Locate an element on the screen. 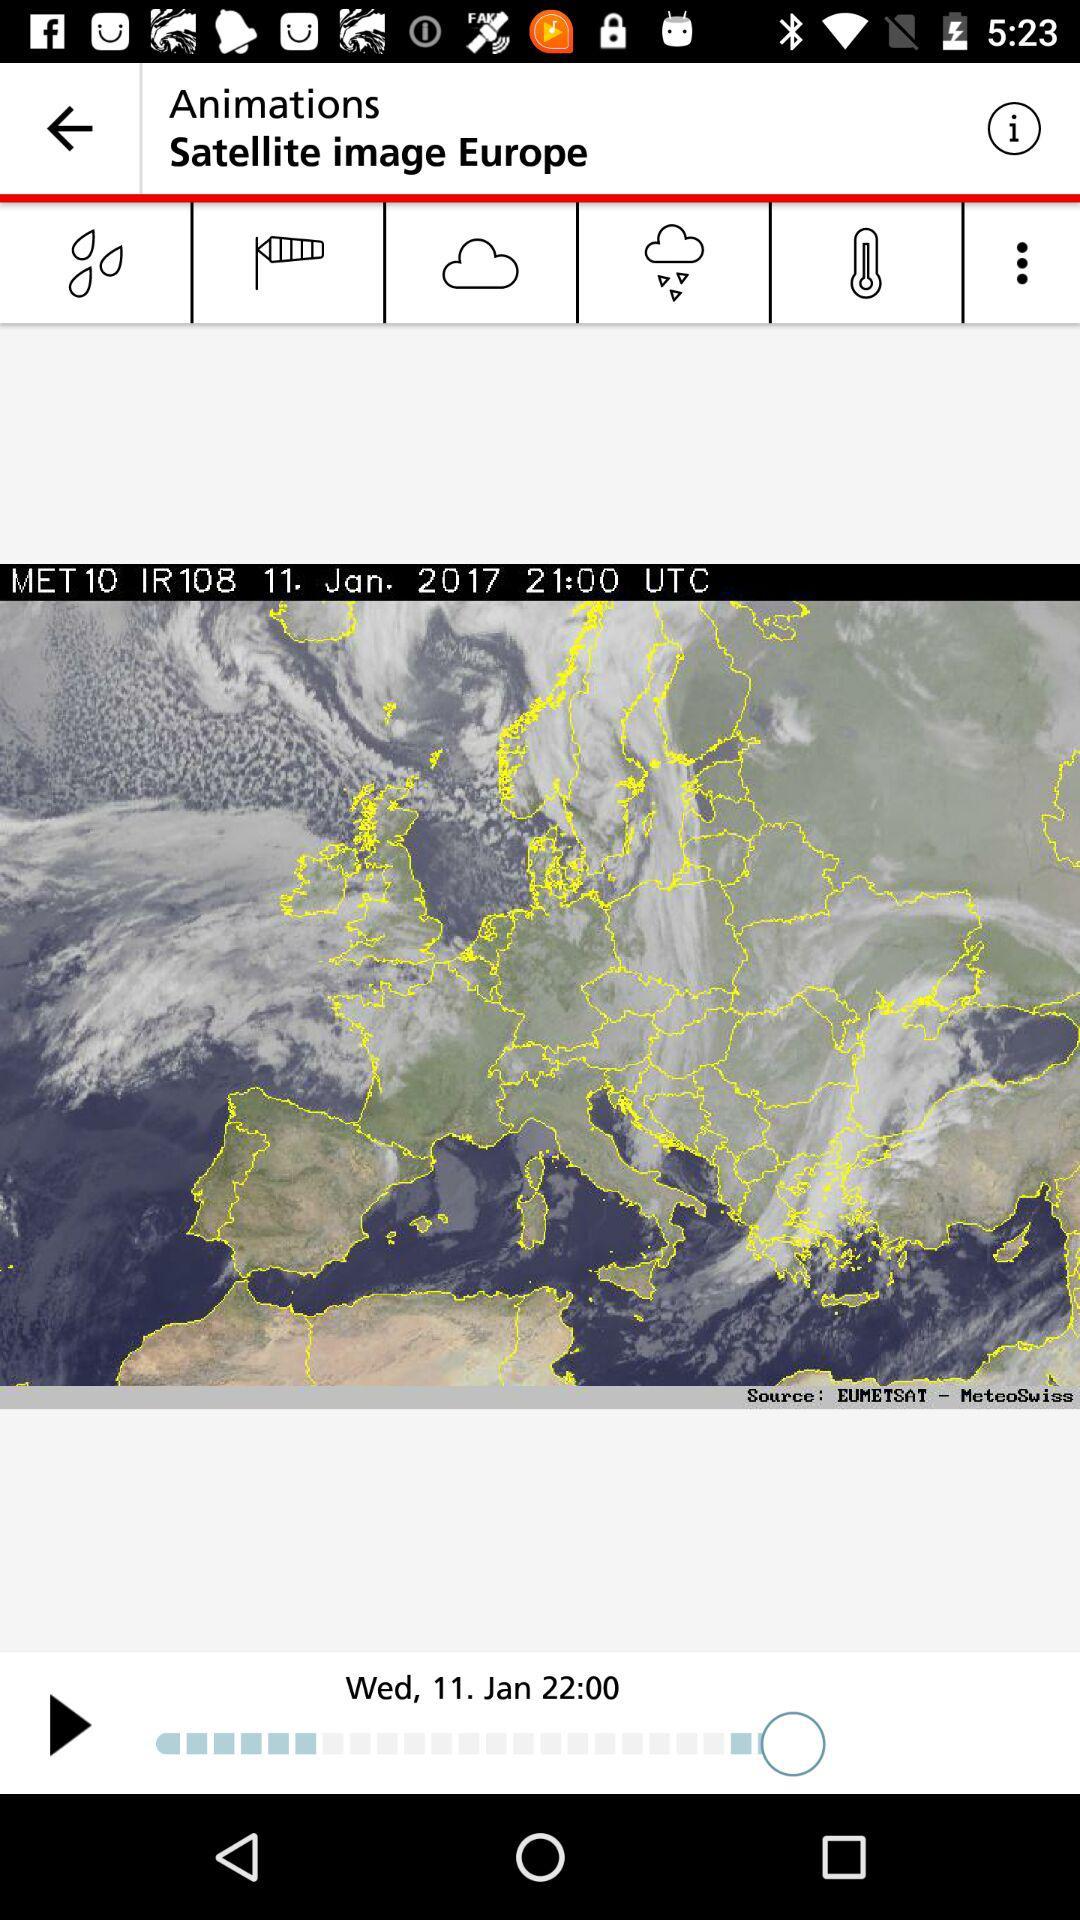 The height and width of the screenshot is (1920, 1080). icon to the left of the animations icon is located at coordinates (68, 127).